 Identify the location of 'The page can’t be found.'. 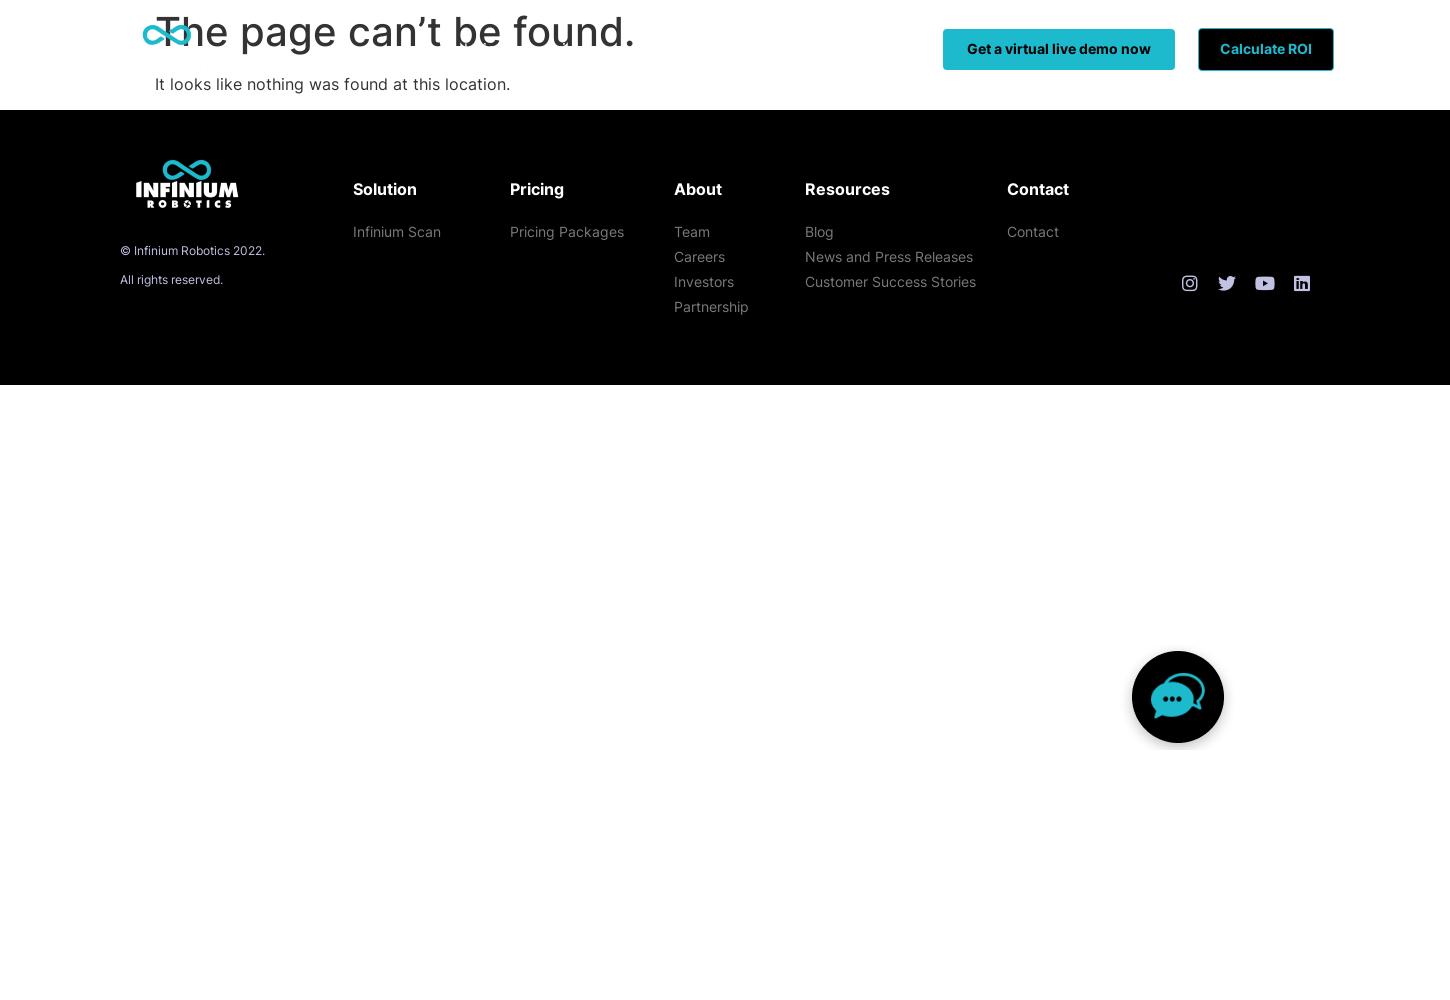
(393, 31).